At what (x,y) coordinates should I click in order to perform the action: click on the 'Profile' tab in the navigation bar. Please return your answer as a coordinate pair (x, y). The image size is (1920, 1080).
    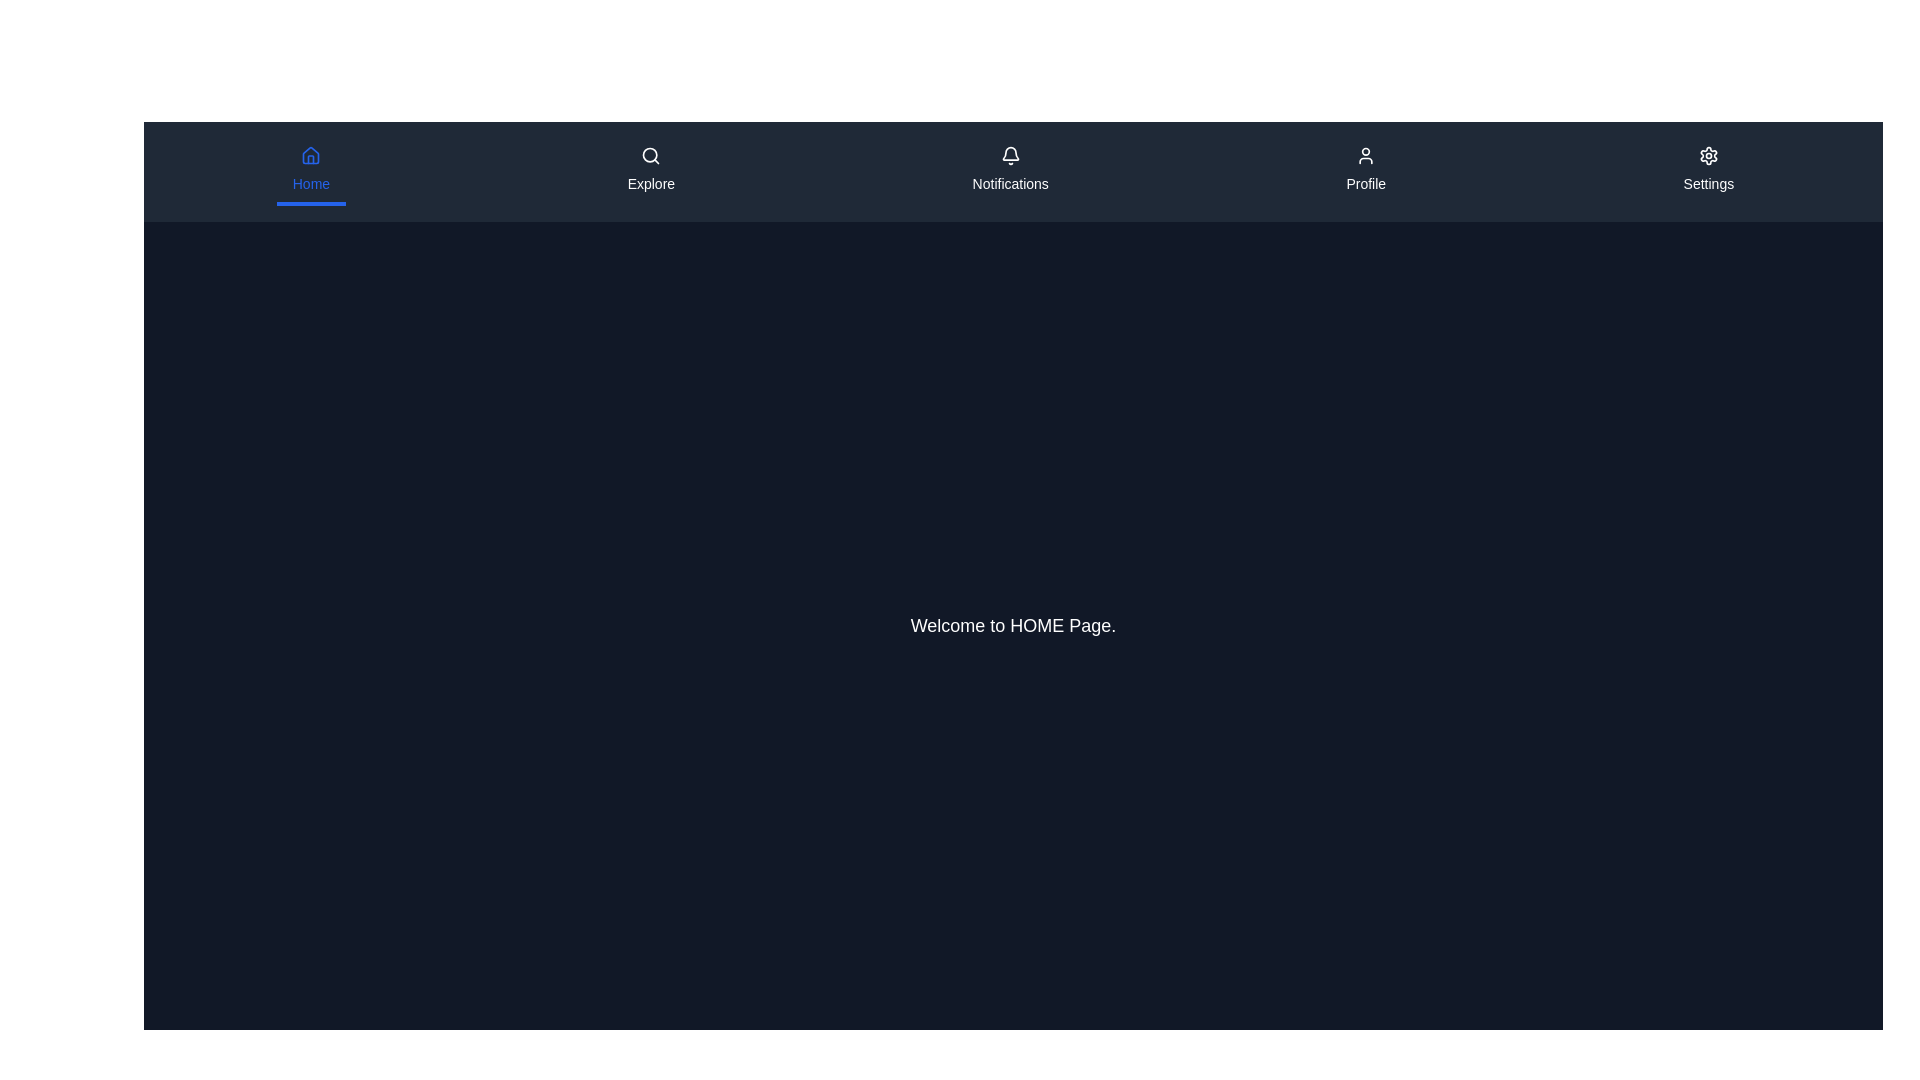
    Looking at the image, I should click on (1365, 171).